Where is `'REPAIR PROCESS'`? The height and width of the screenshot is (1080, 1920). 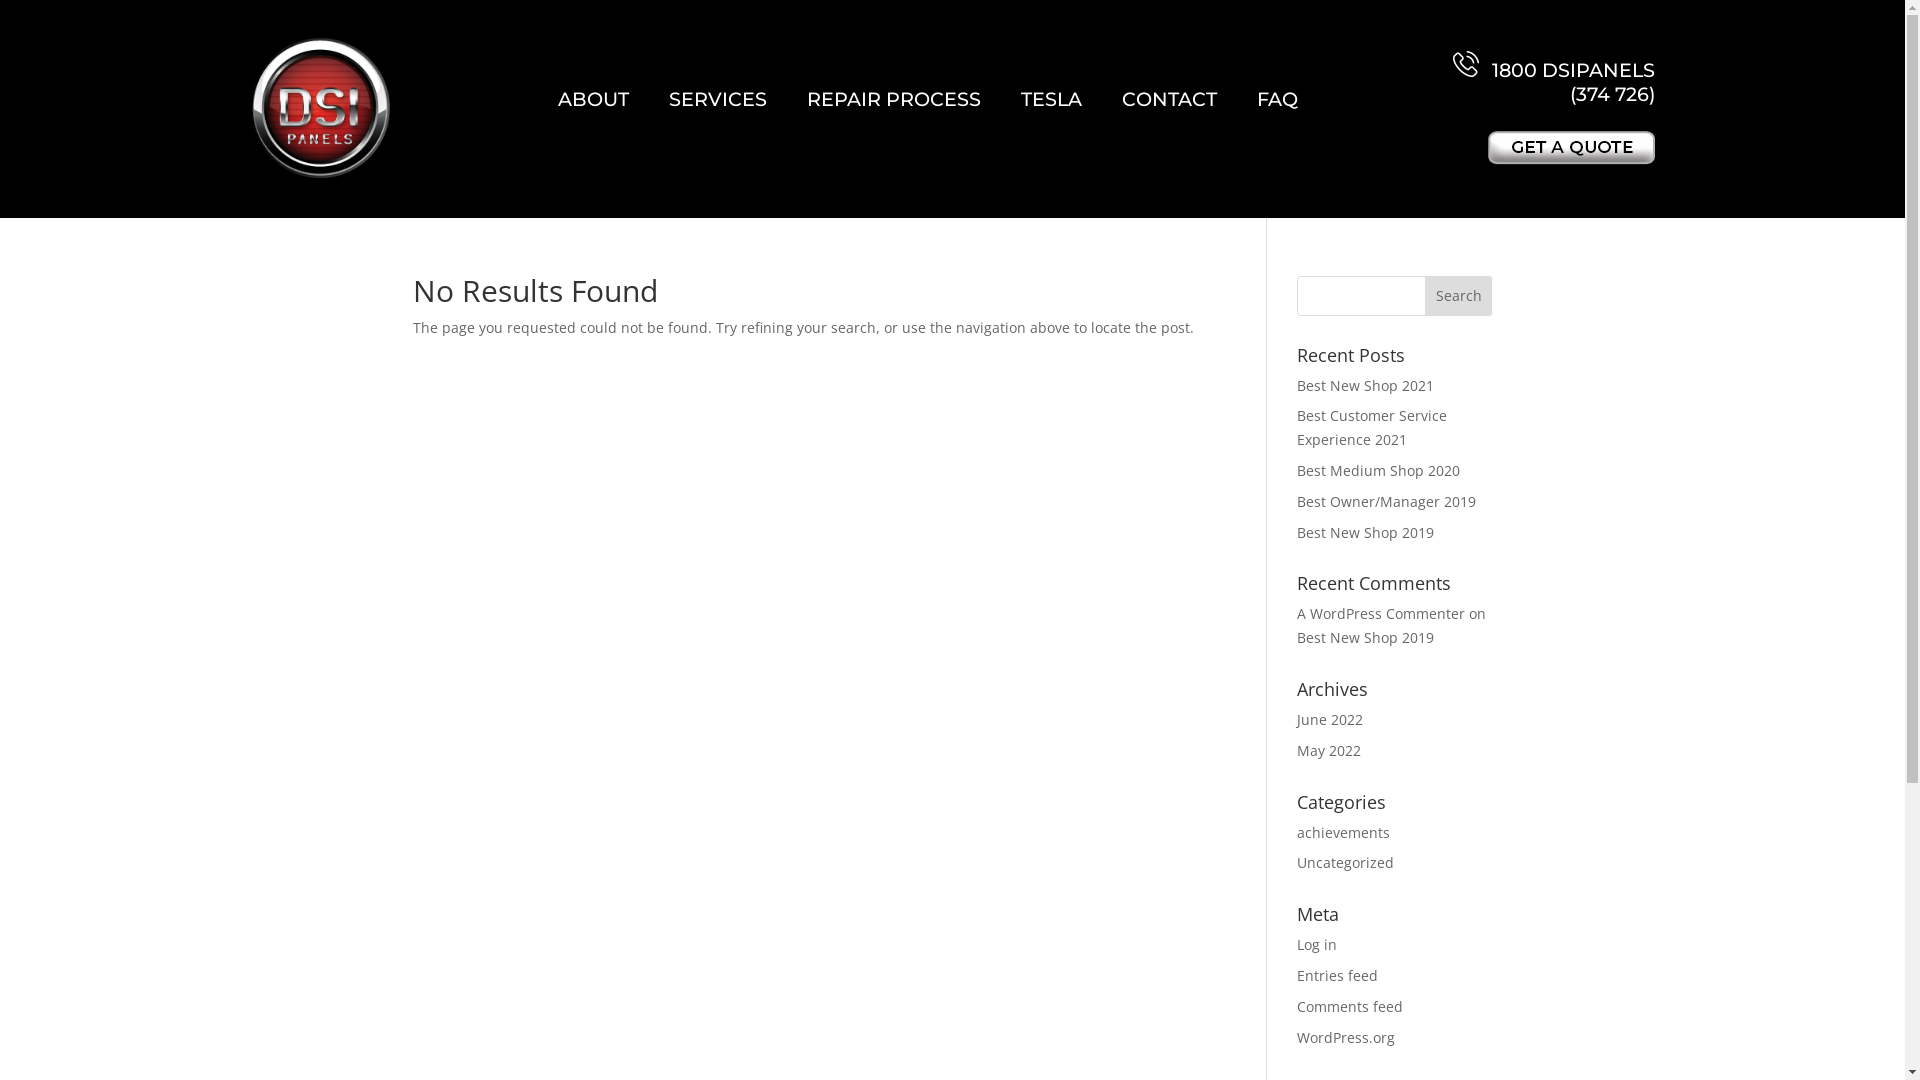
'REPAIR PROCESS' is located at coordinates (892, 99).